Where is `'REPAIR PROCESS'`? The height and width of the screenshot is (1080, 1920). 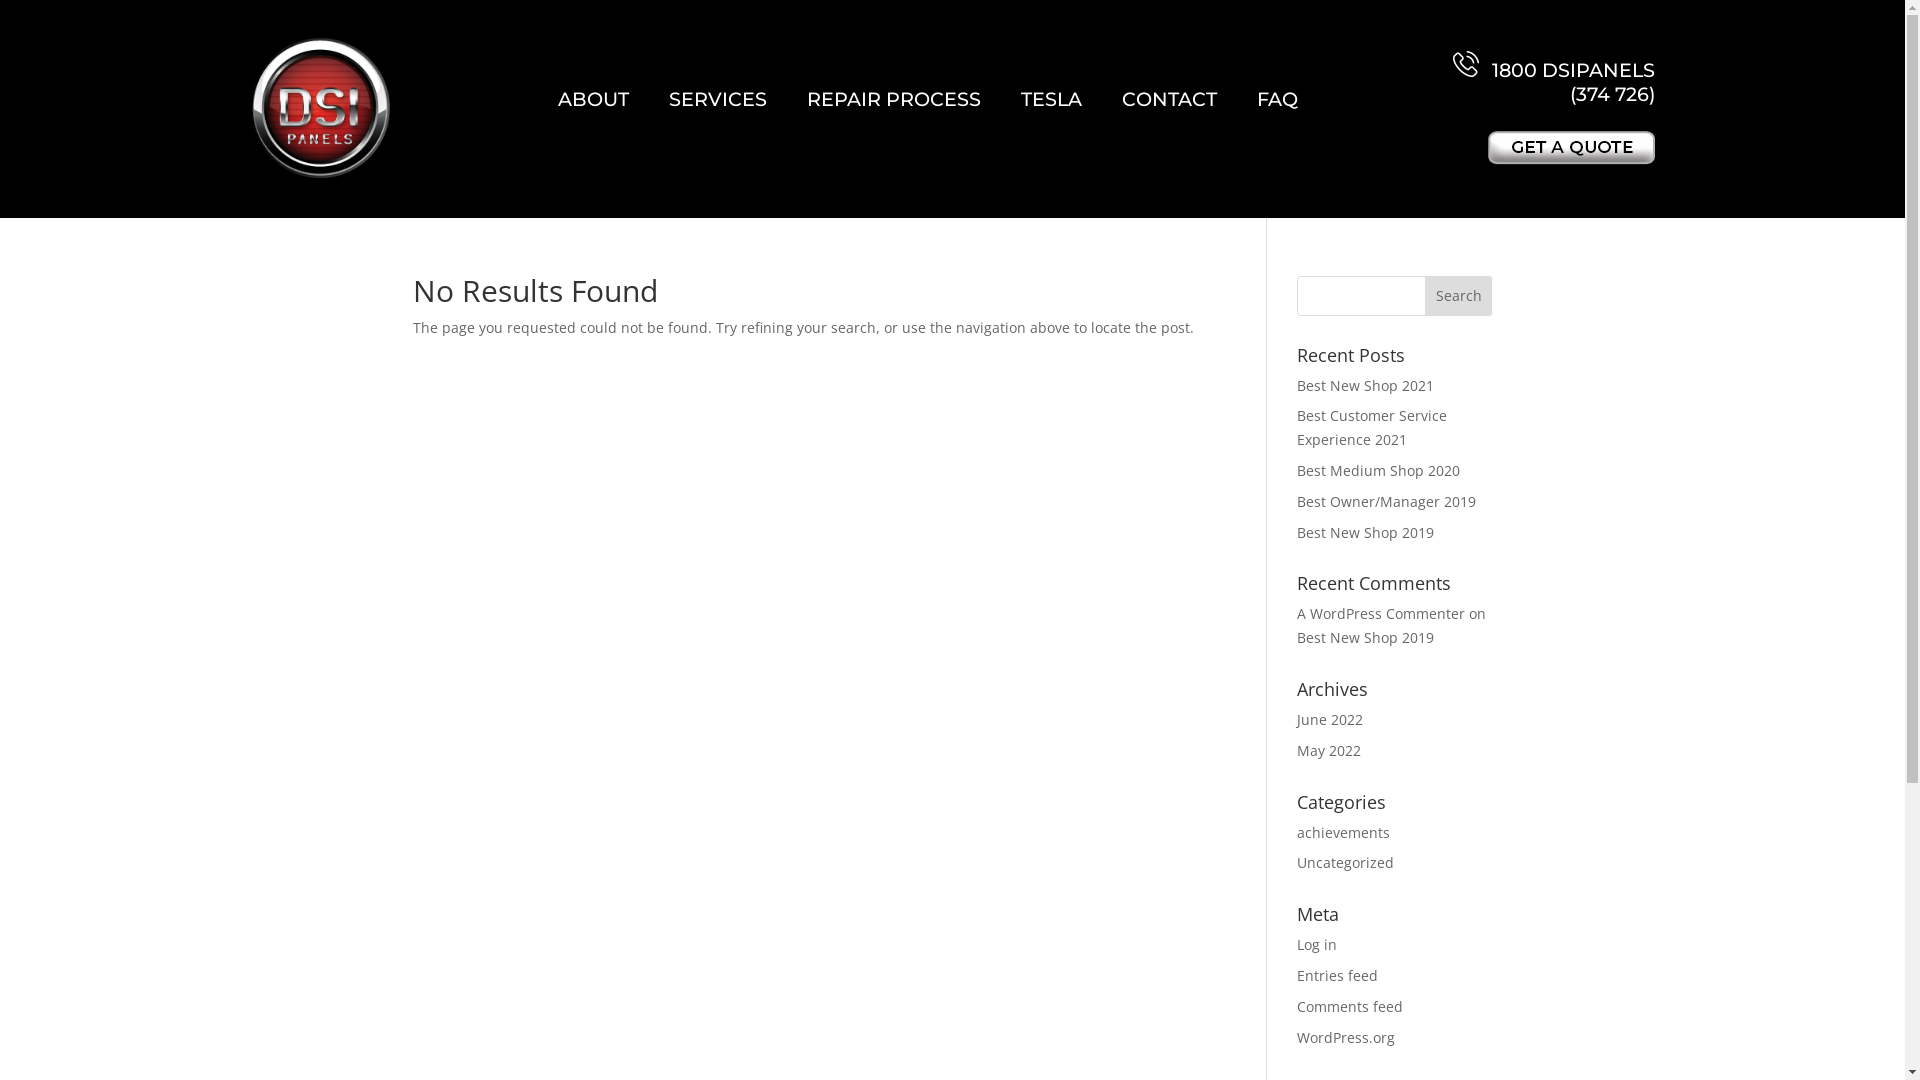
'REPAIR PROCESS' is located at coordinates (892, 99).